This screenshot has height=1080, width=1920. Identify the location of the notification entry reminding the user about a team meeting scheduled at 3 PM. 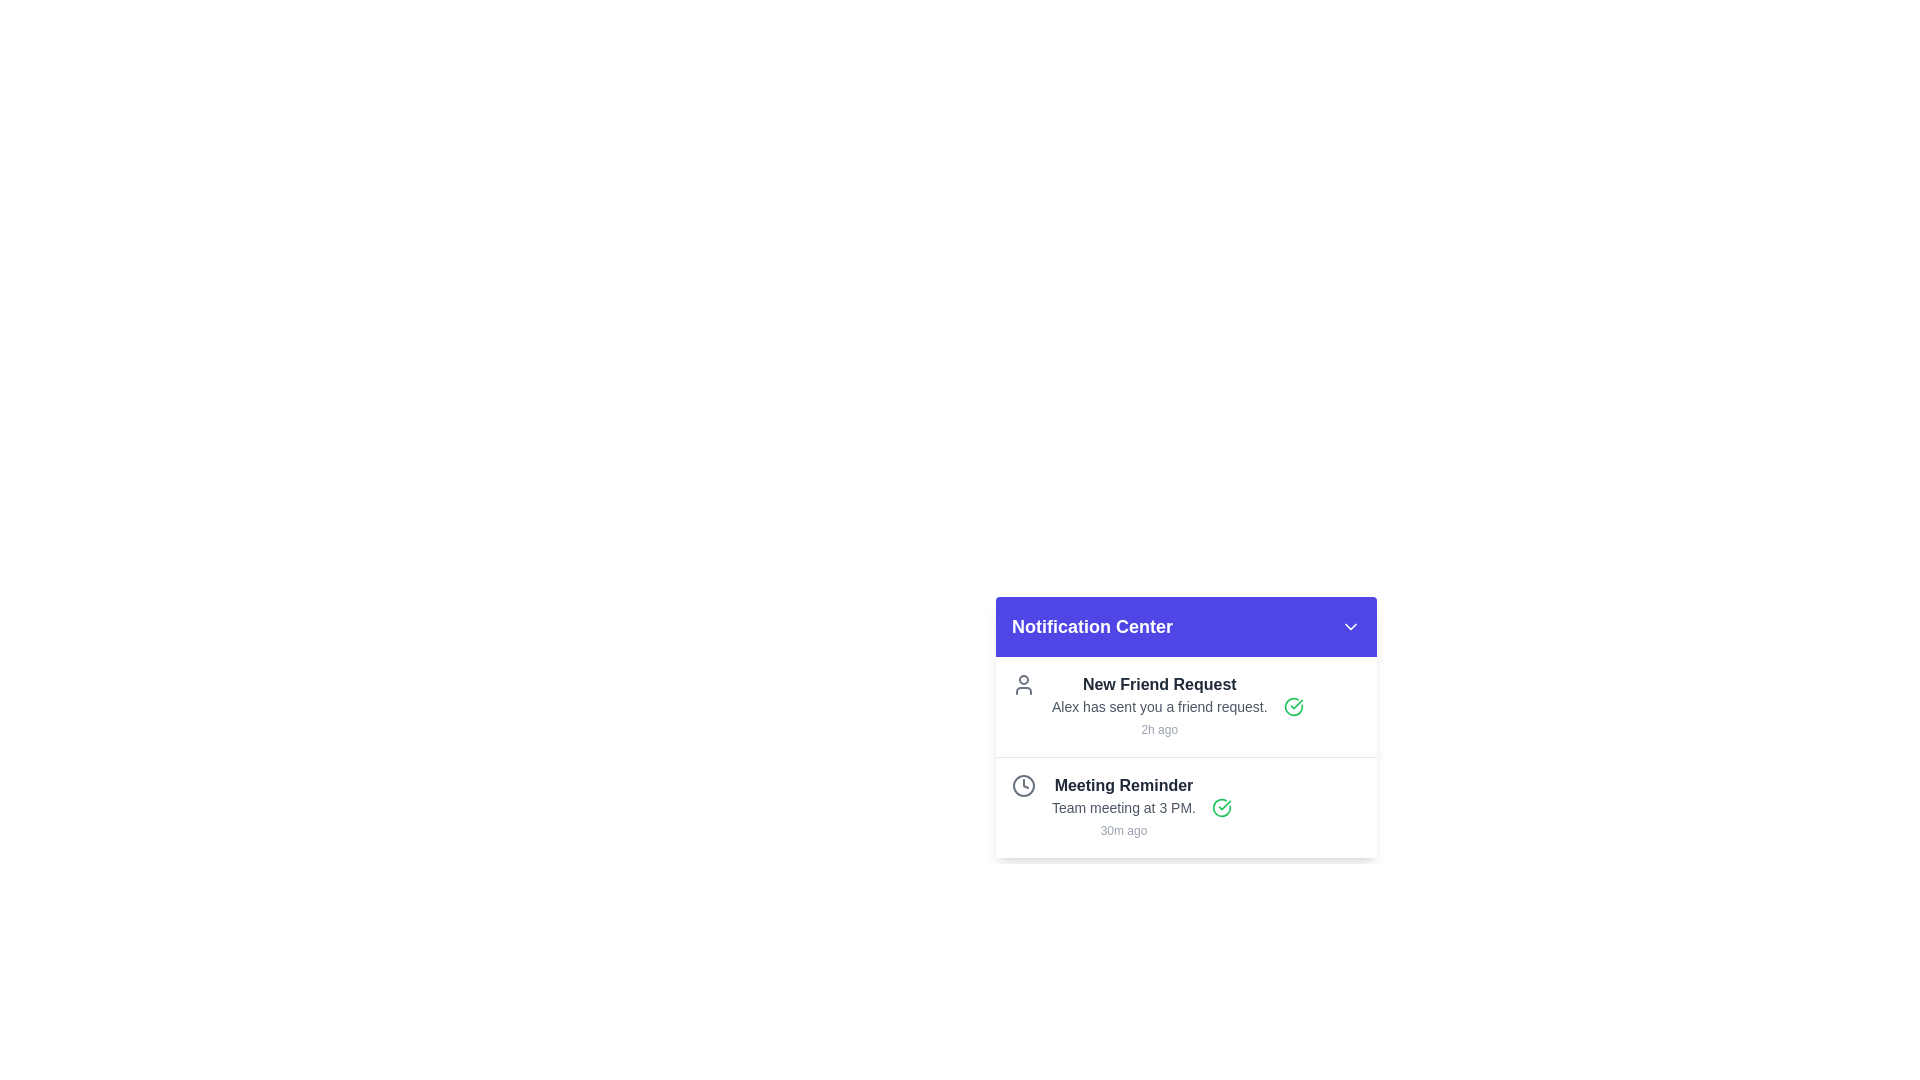
(1186, 806).